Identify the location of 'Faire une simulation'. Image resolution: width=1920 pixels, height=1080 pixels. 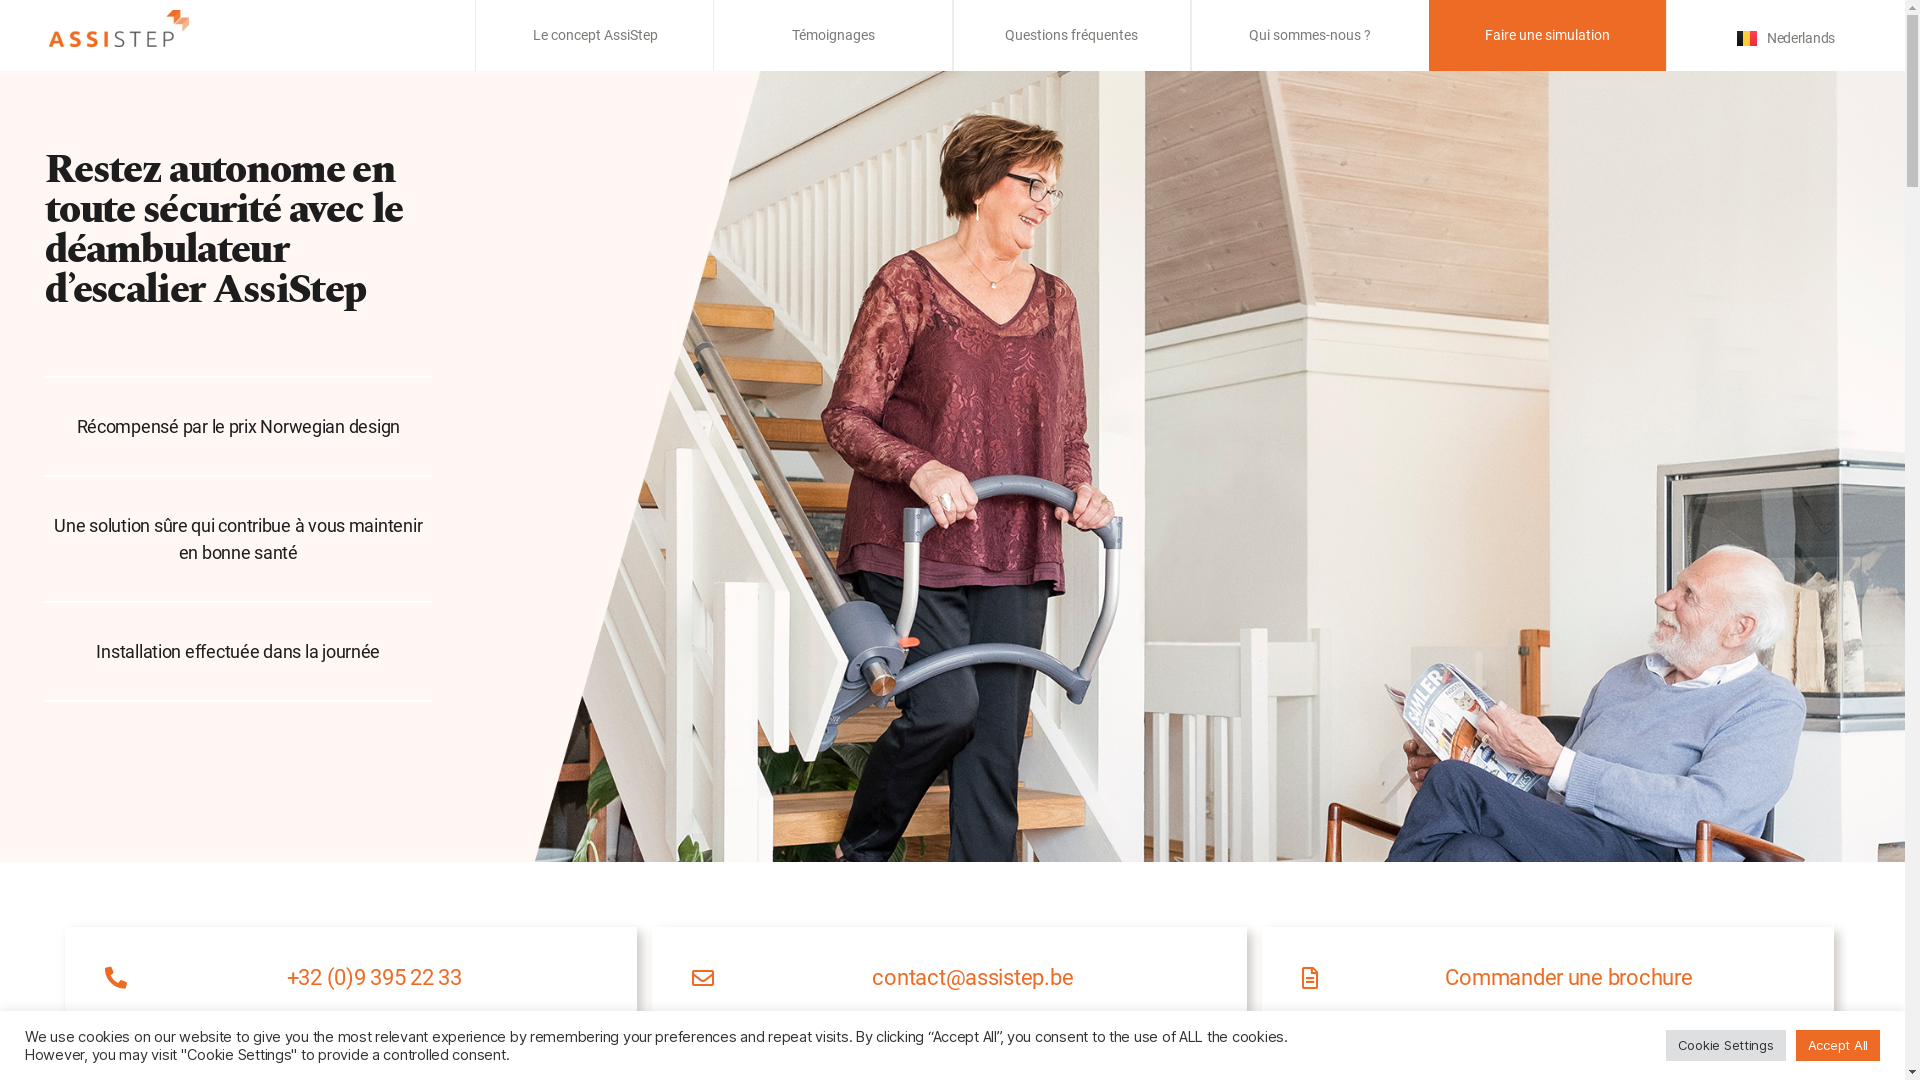
(1484, 34).